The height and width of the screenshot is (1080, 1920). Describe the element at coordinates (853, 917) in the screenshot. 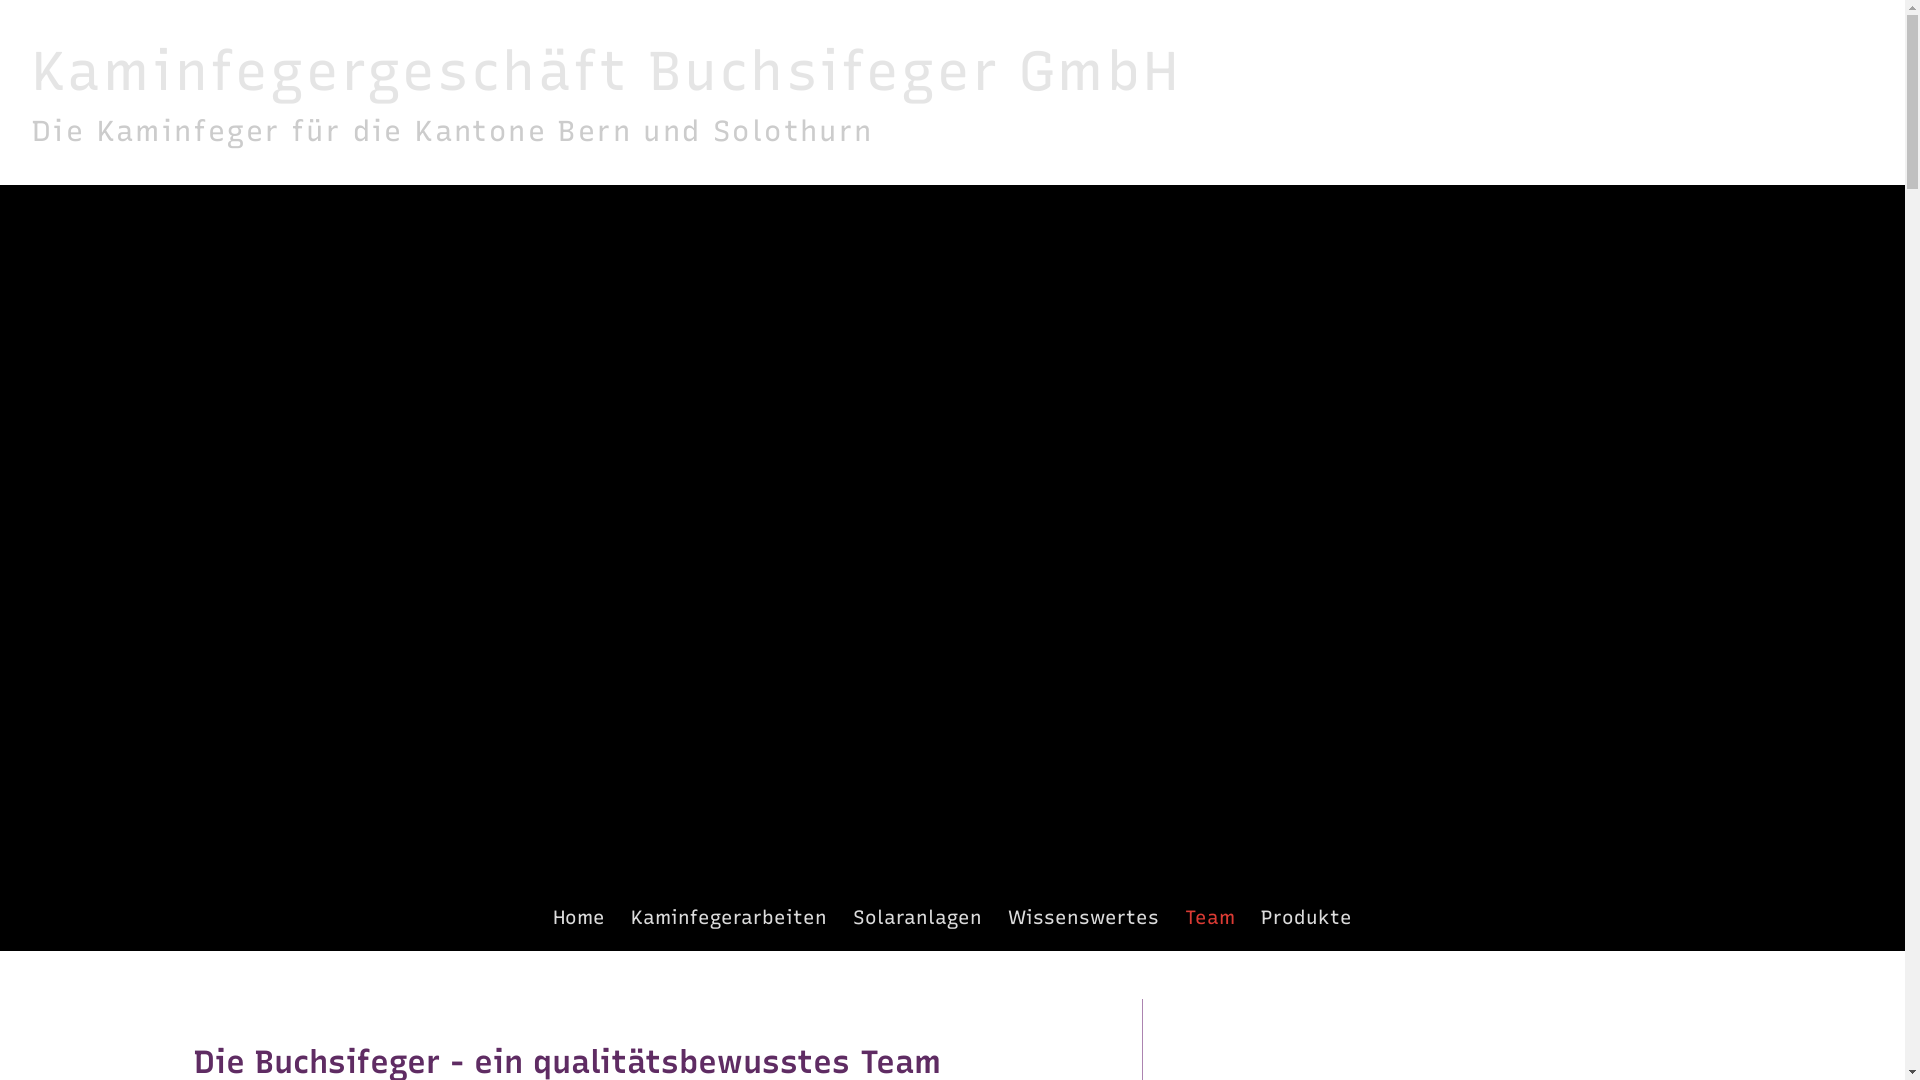

I see `'Solaranlagen'` at that location.